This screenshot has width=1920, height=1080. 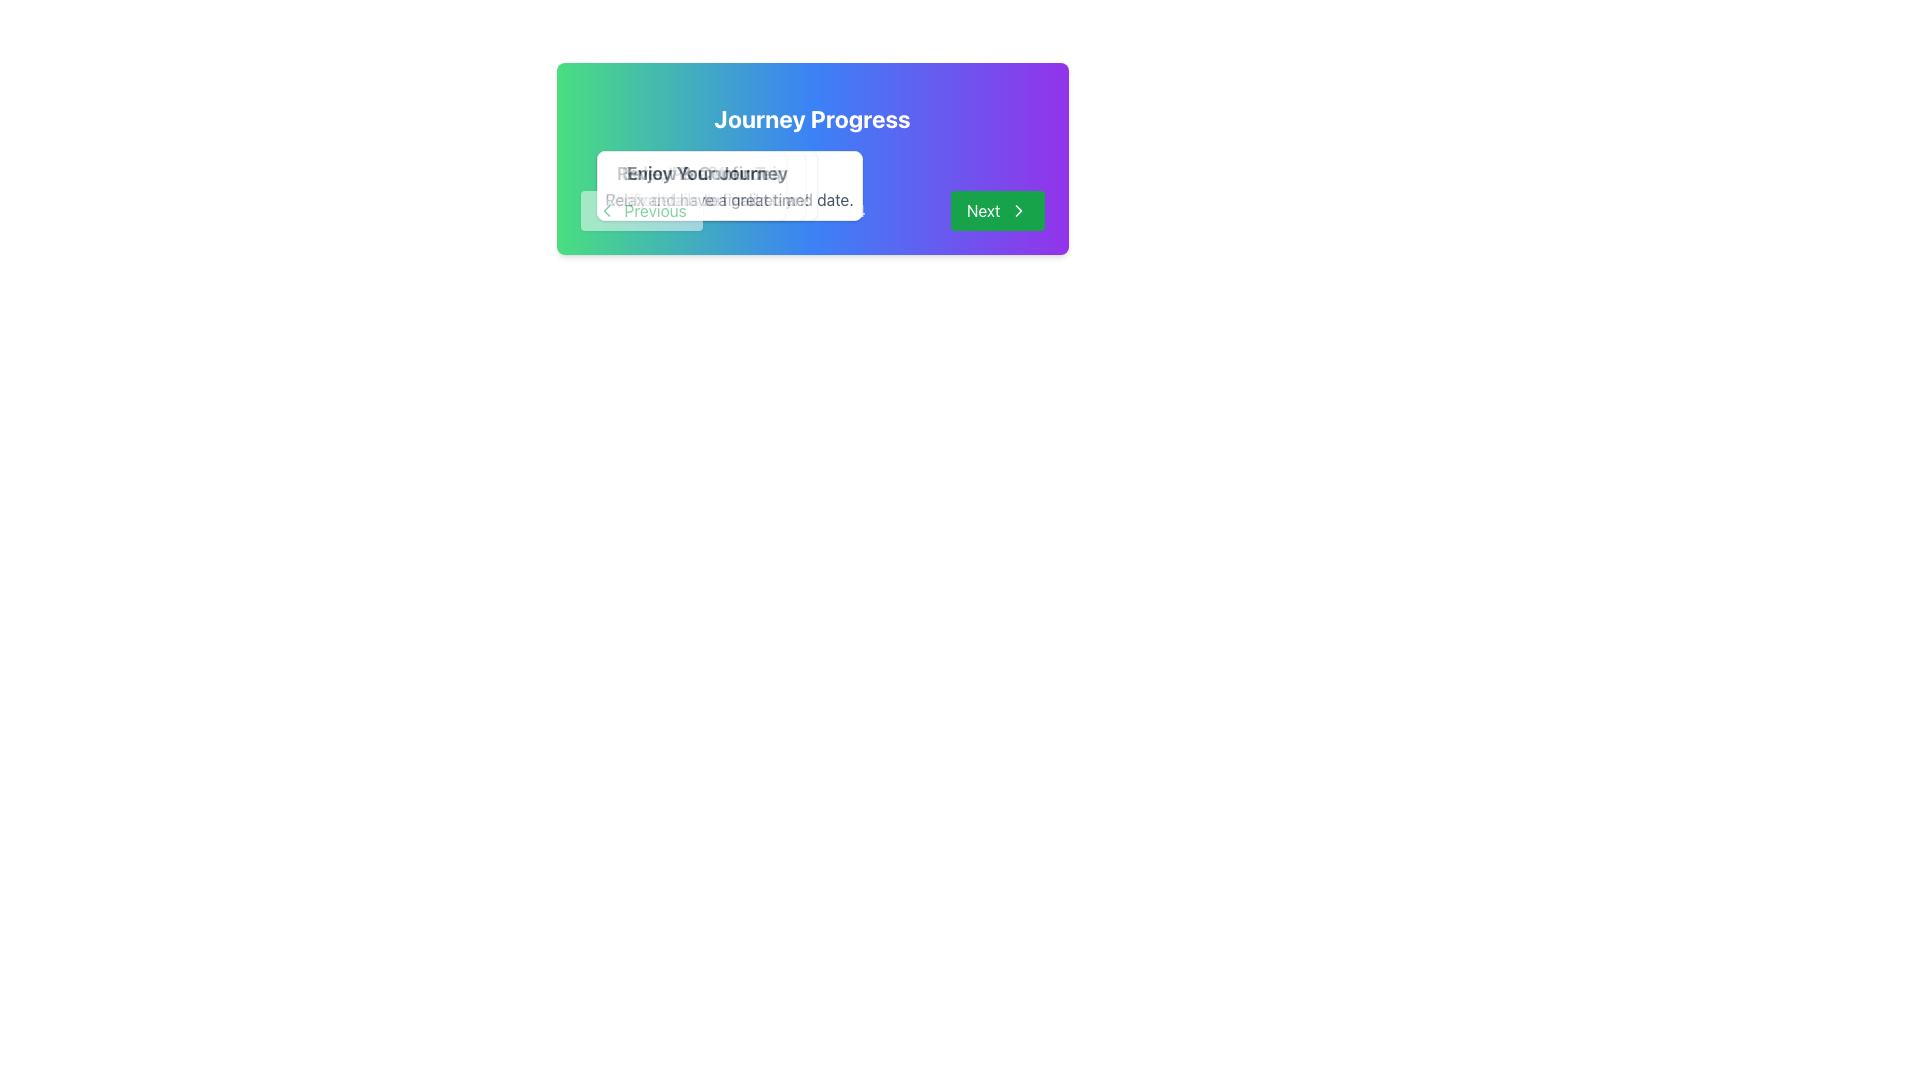 I want to click on the text label displaying 'Relax and have a great time!' in light gray, located in the popup box beneath the 'Enjoy Your Journey' text, so click(x=707, y=200).